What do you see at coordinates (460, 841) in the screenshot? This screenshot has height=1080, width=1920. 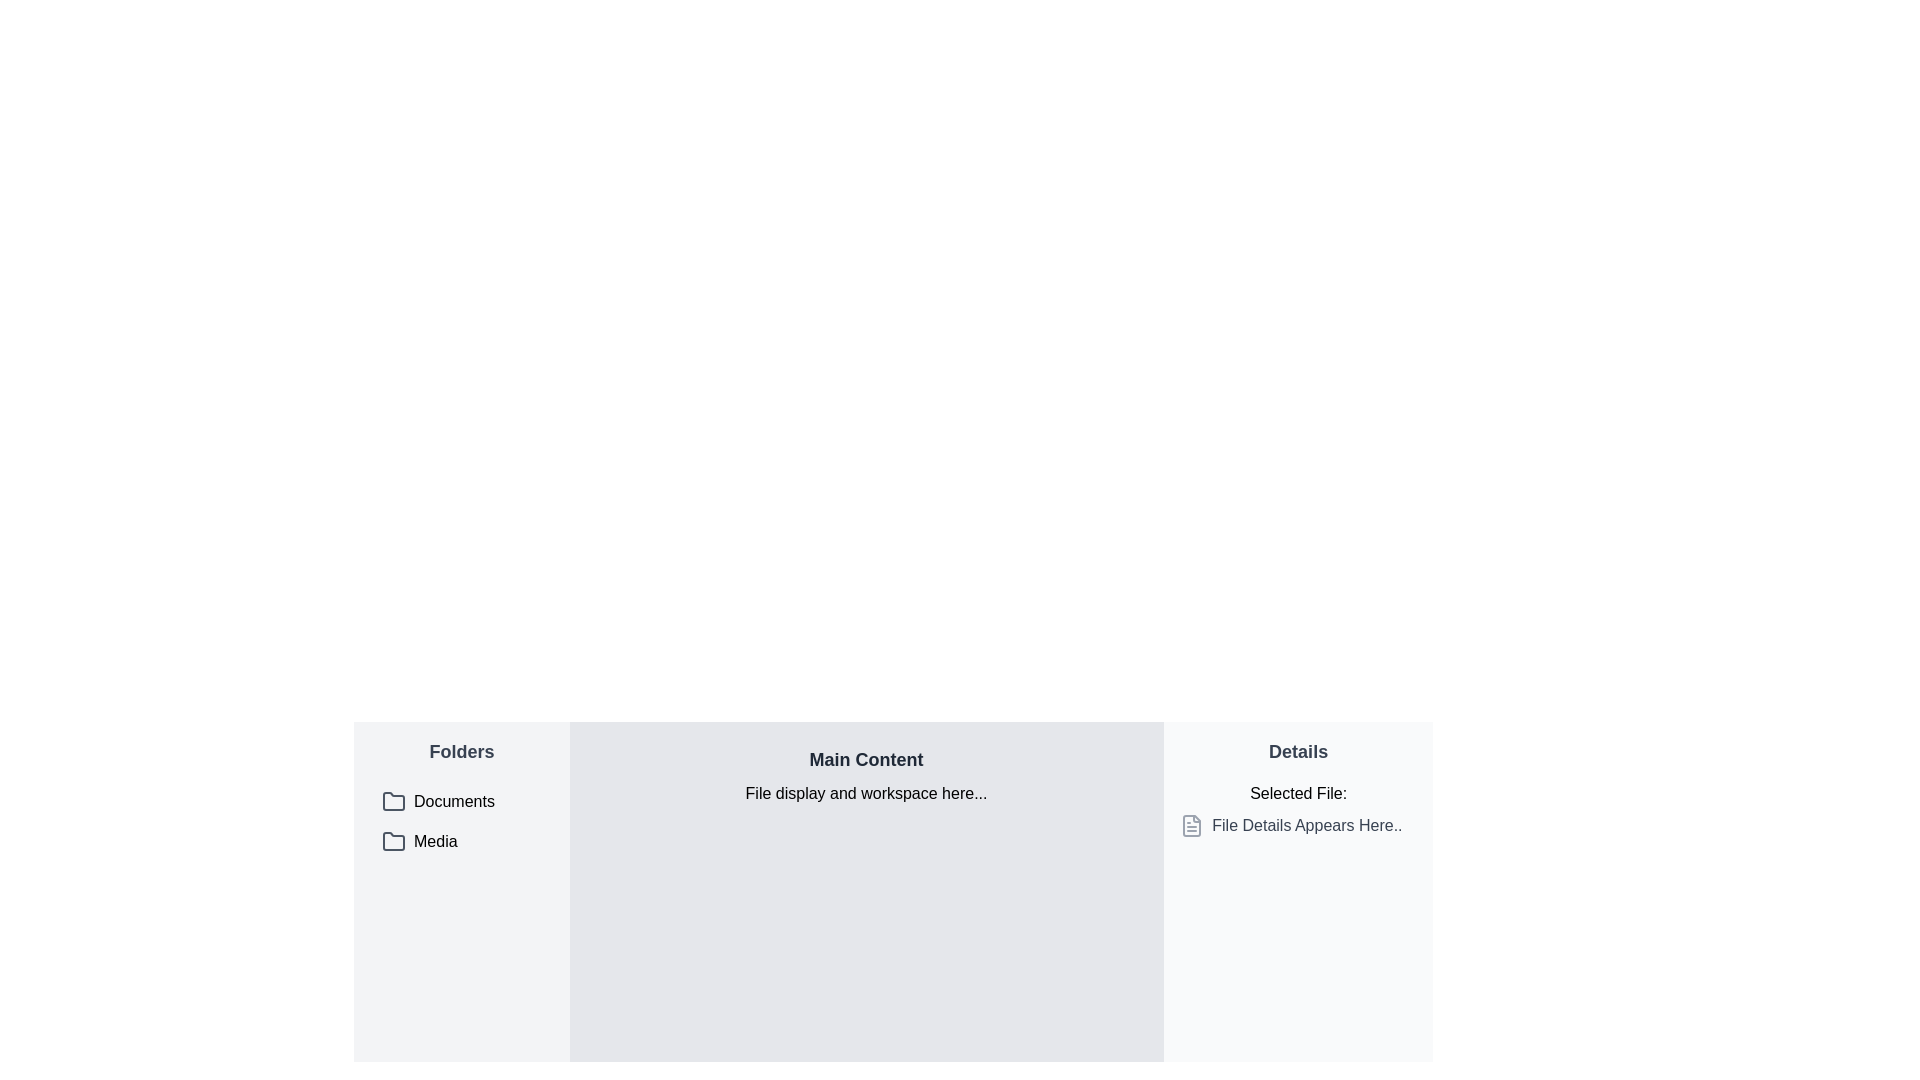 I see `the 'Media' folder located below the 'Documents' folder in the left-hand section of the interface` at bounding box center [460, 841].